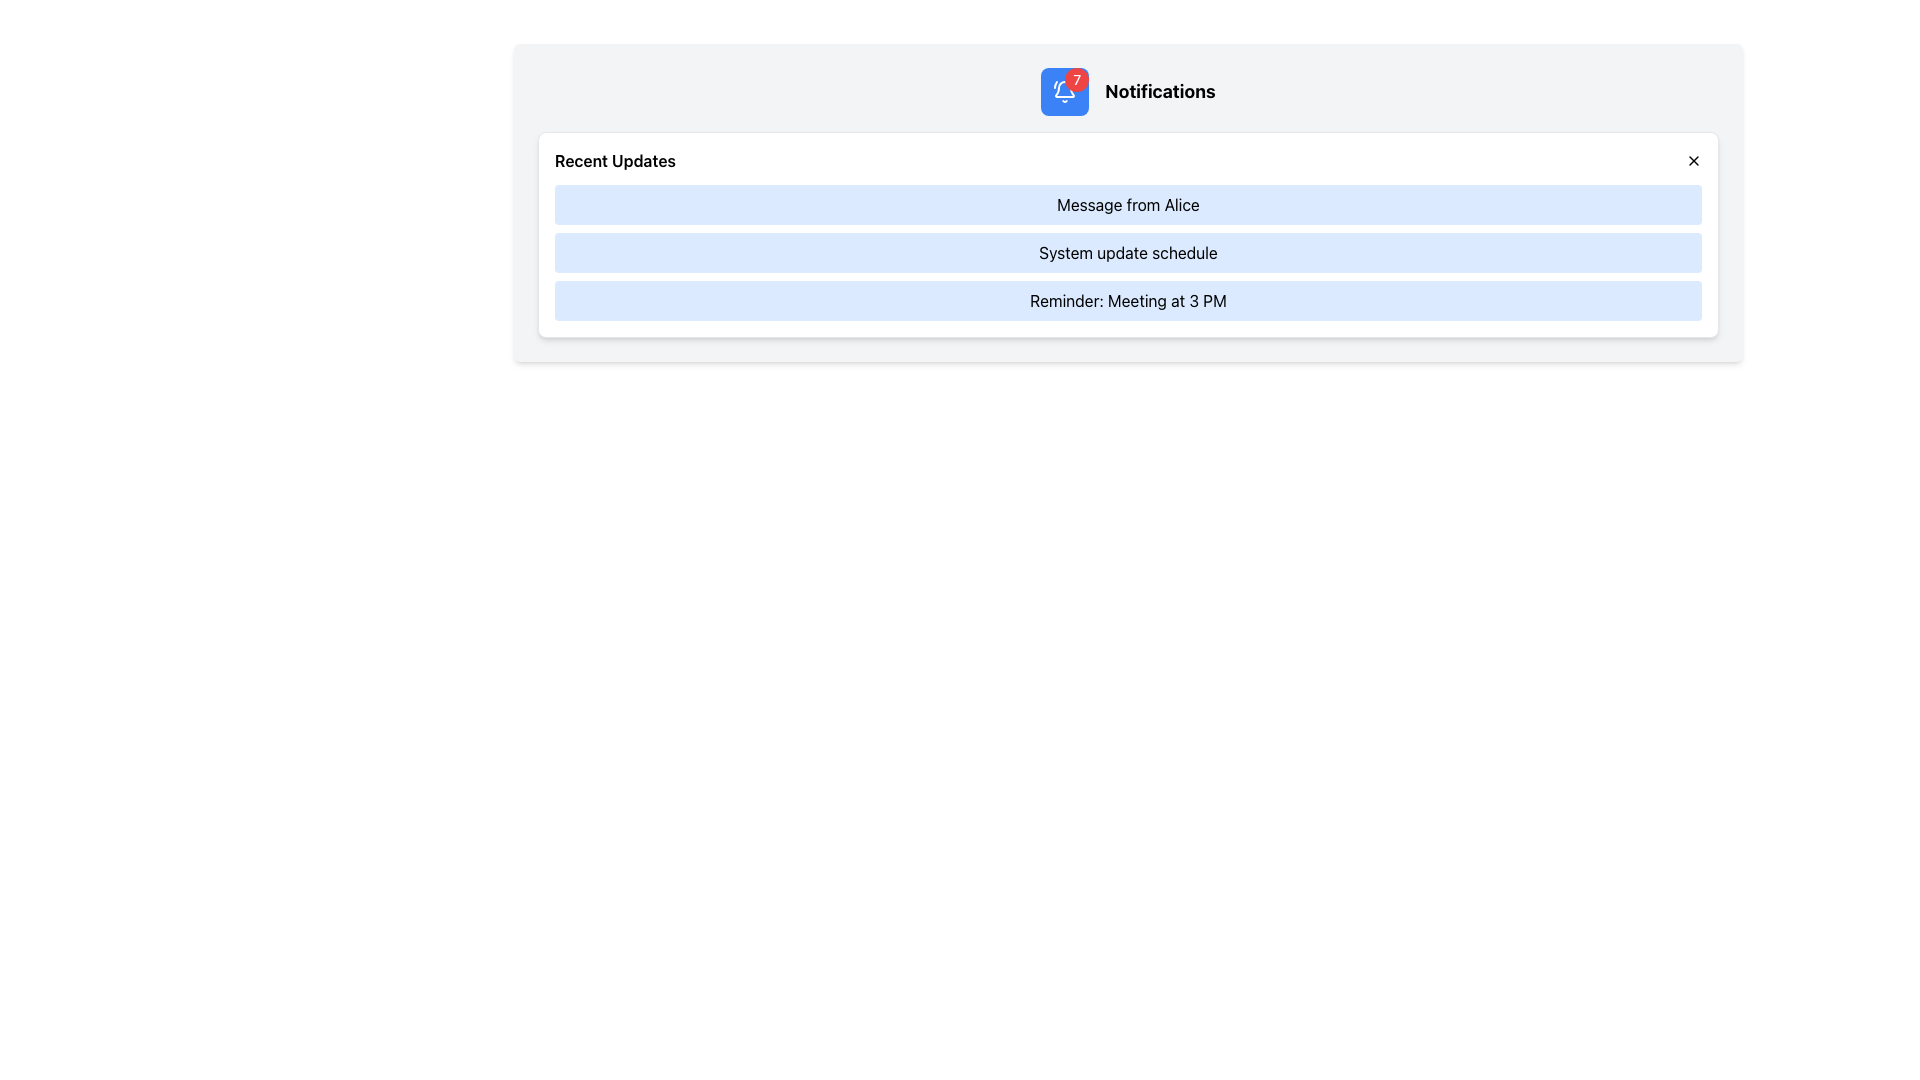 The width and height of the screenshot is (1920, 1080). What do you see at coordinates (1160, 92) in the screenshot?
I see `the 'Notifications' text label, which is bold and large-sized, located next to a notification icon with a blue background and a red badge showing '7'` at bounding box center [1160, 92].